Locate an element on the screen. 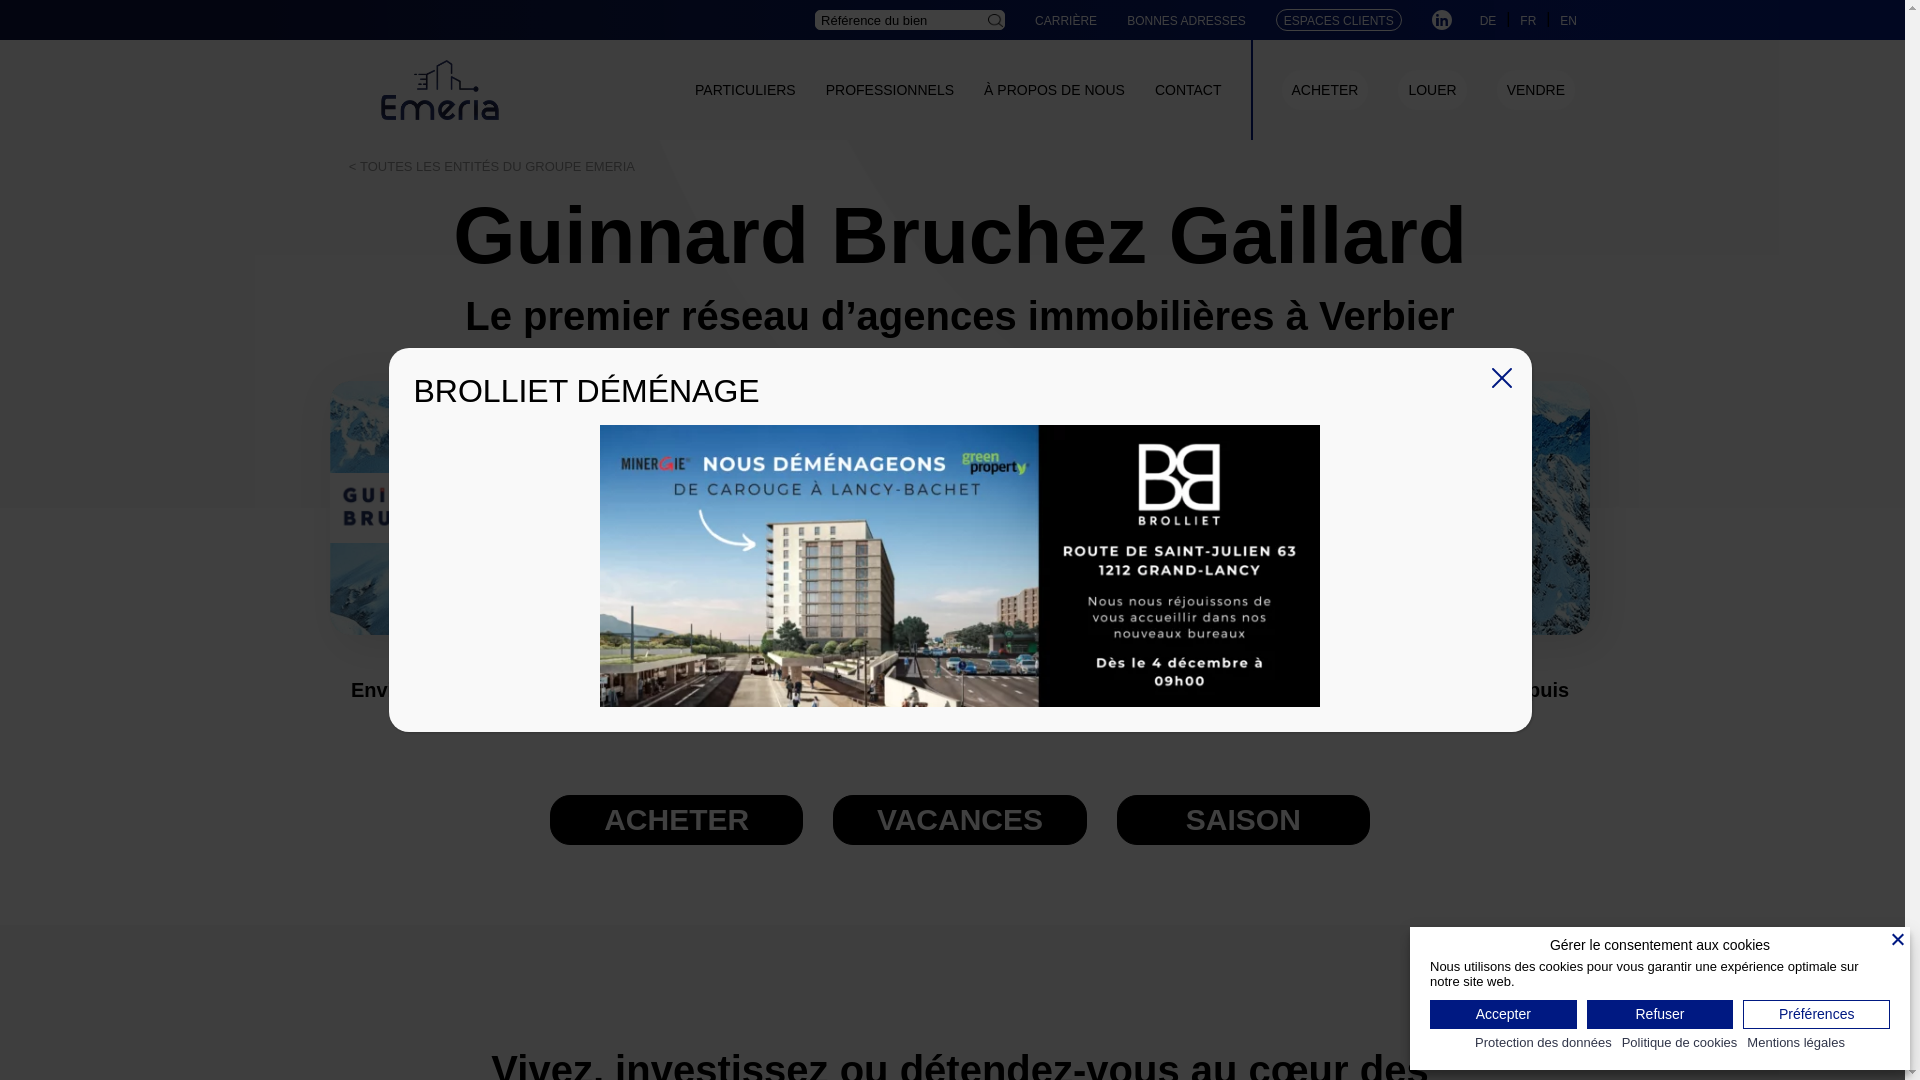 The height and width of the screenshot is (1080, 1920). 'FR' is located at coordinates (1526, 20).